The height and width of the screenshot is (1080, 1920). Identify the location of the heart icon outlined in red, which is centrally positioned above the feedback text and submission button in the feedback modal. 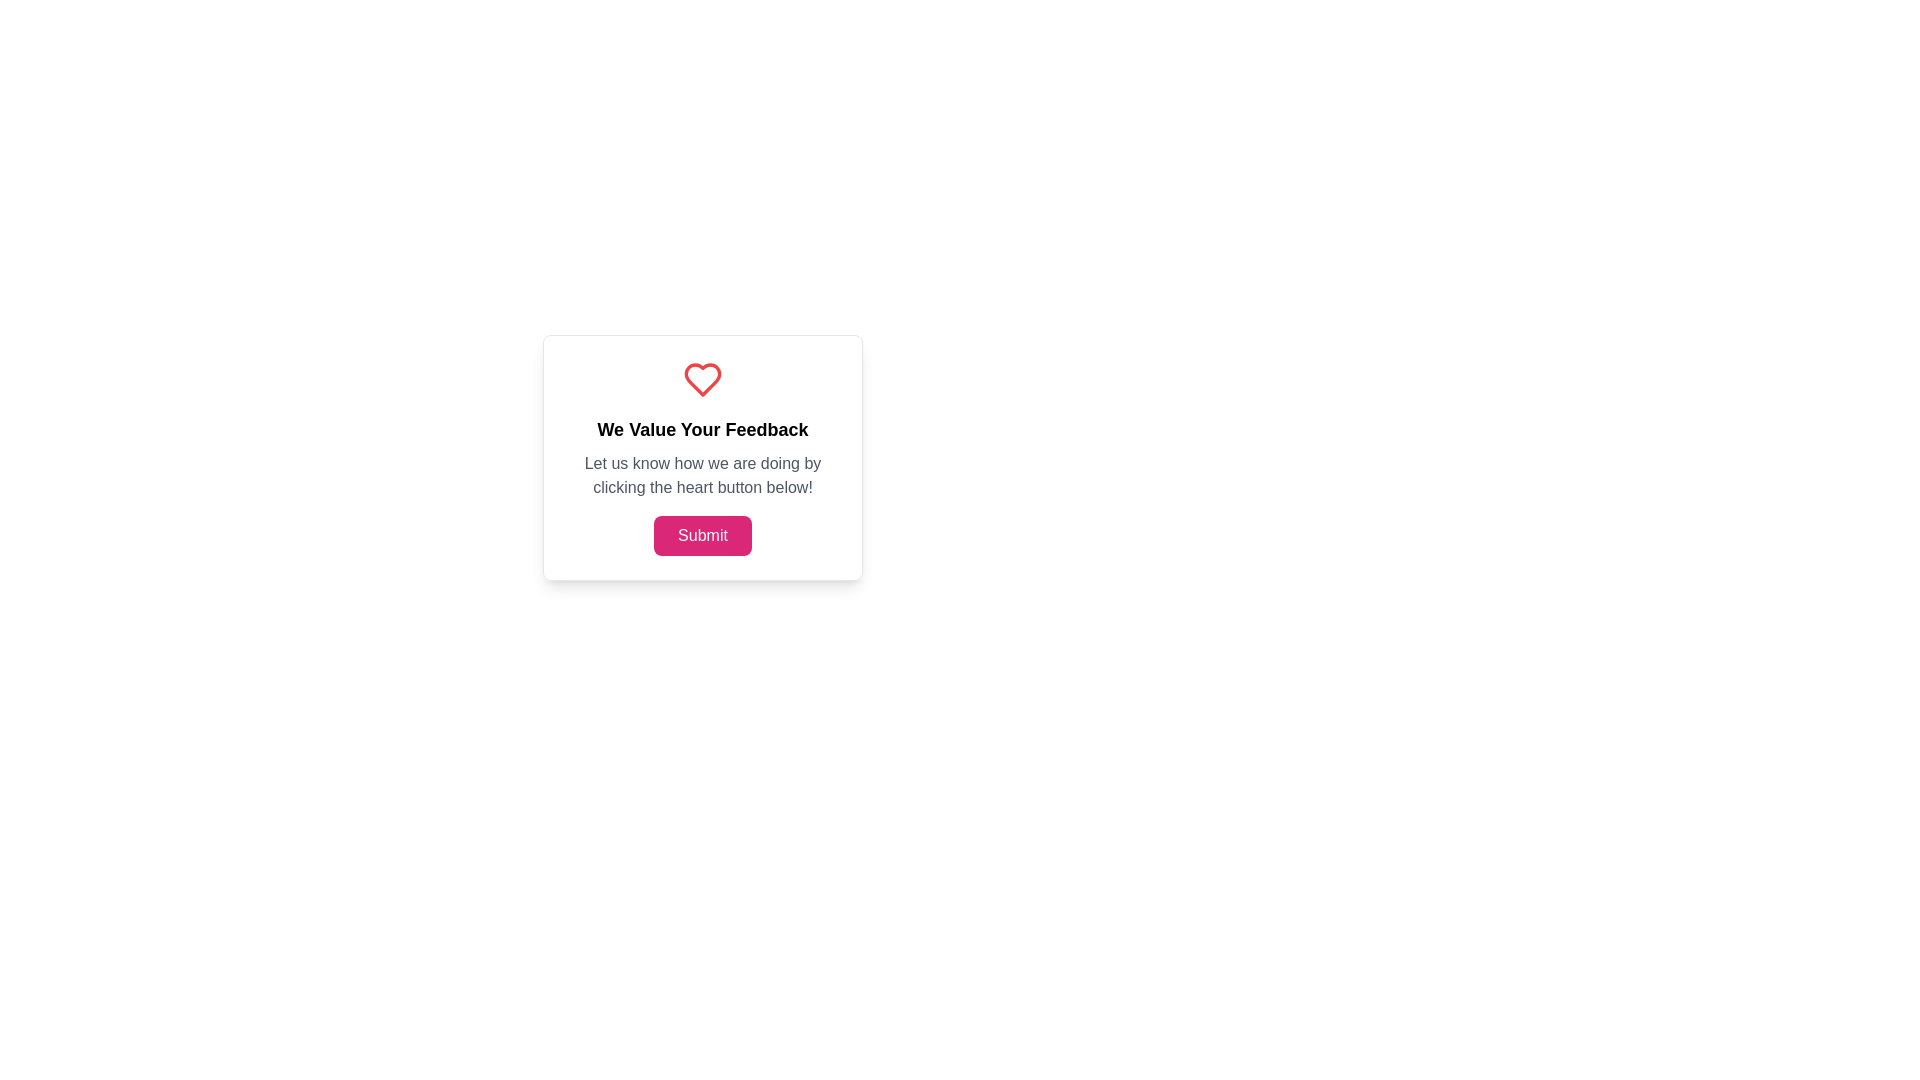
(702, 380).